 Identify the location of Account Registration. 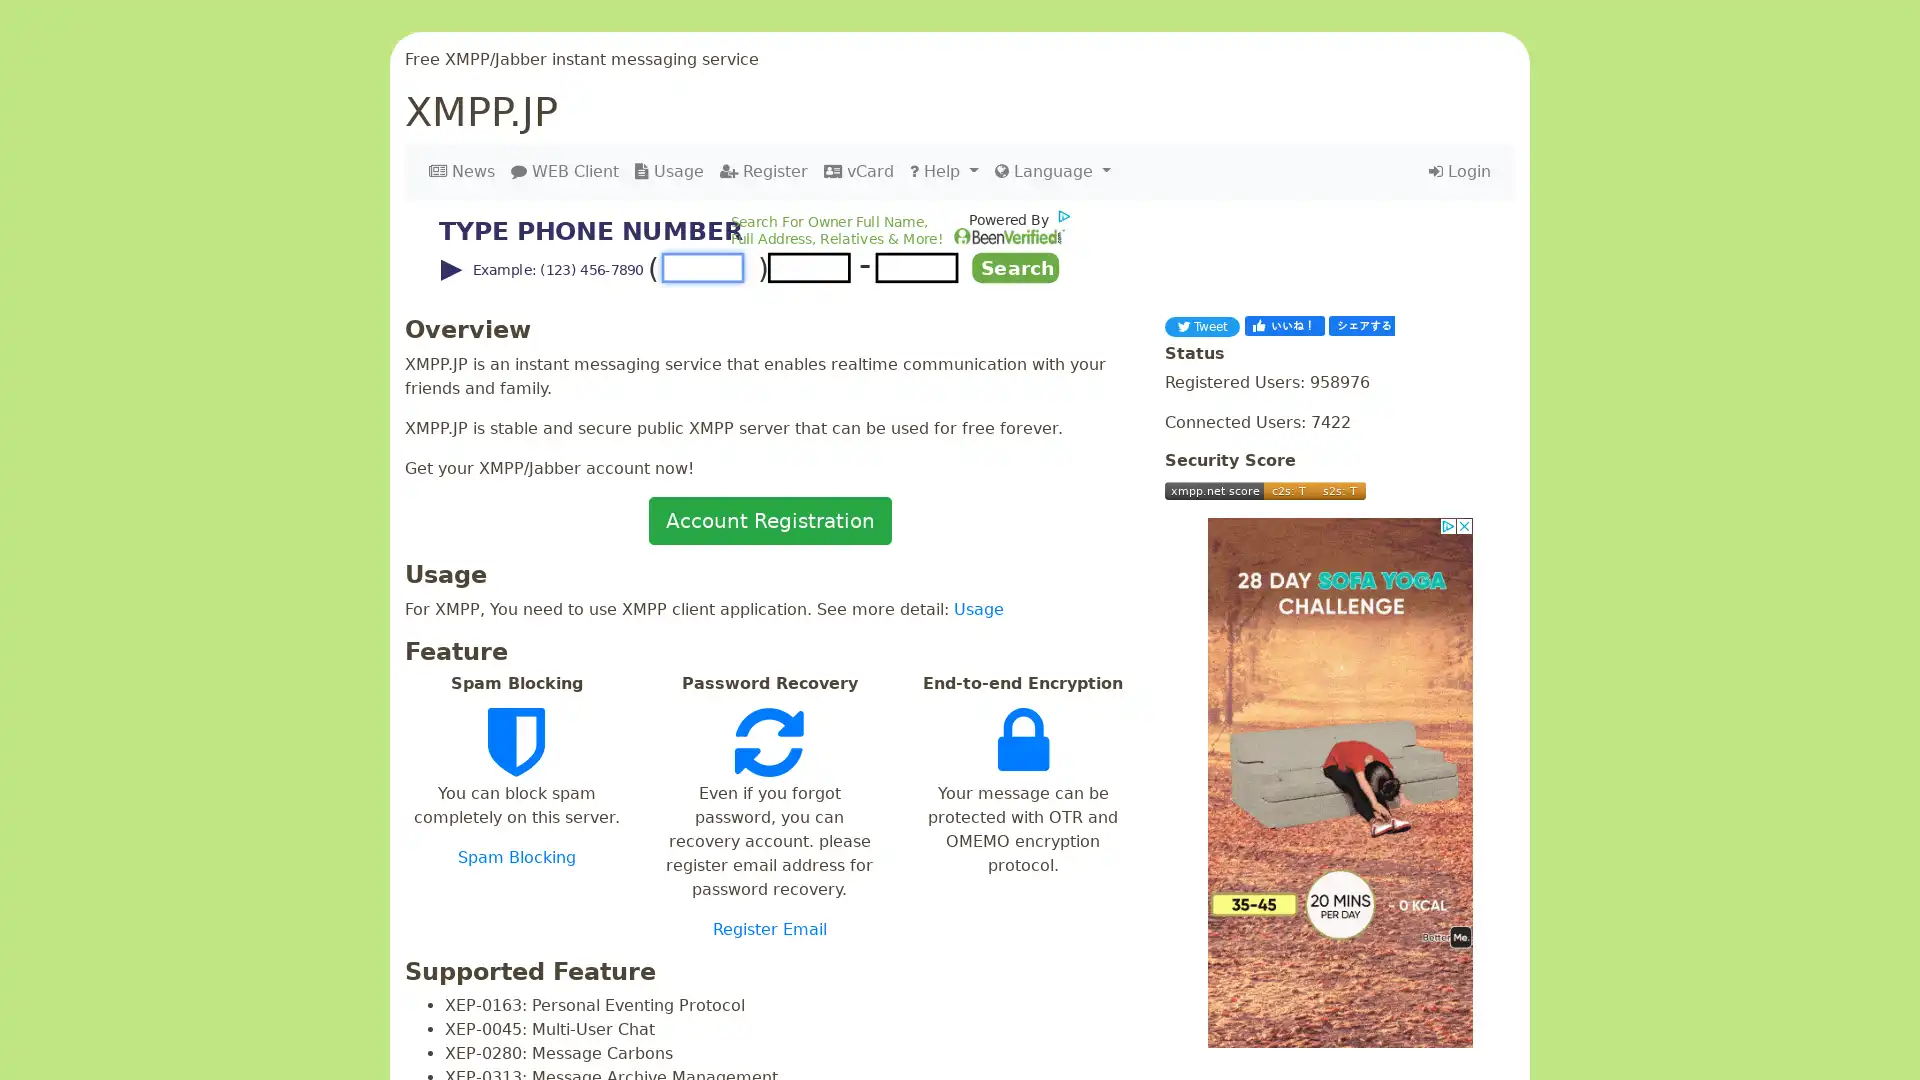
(768, 519).